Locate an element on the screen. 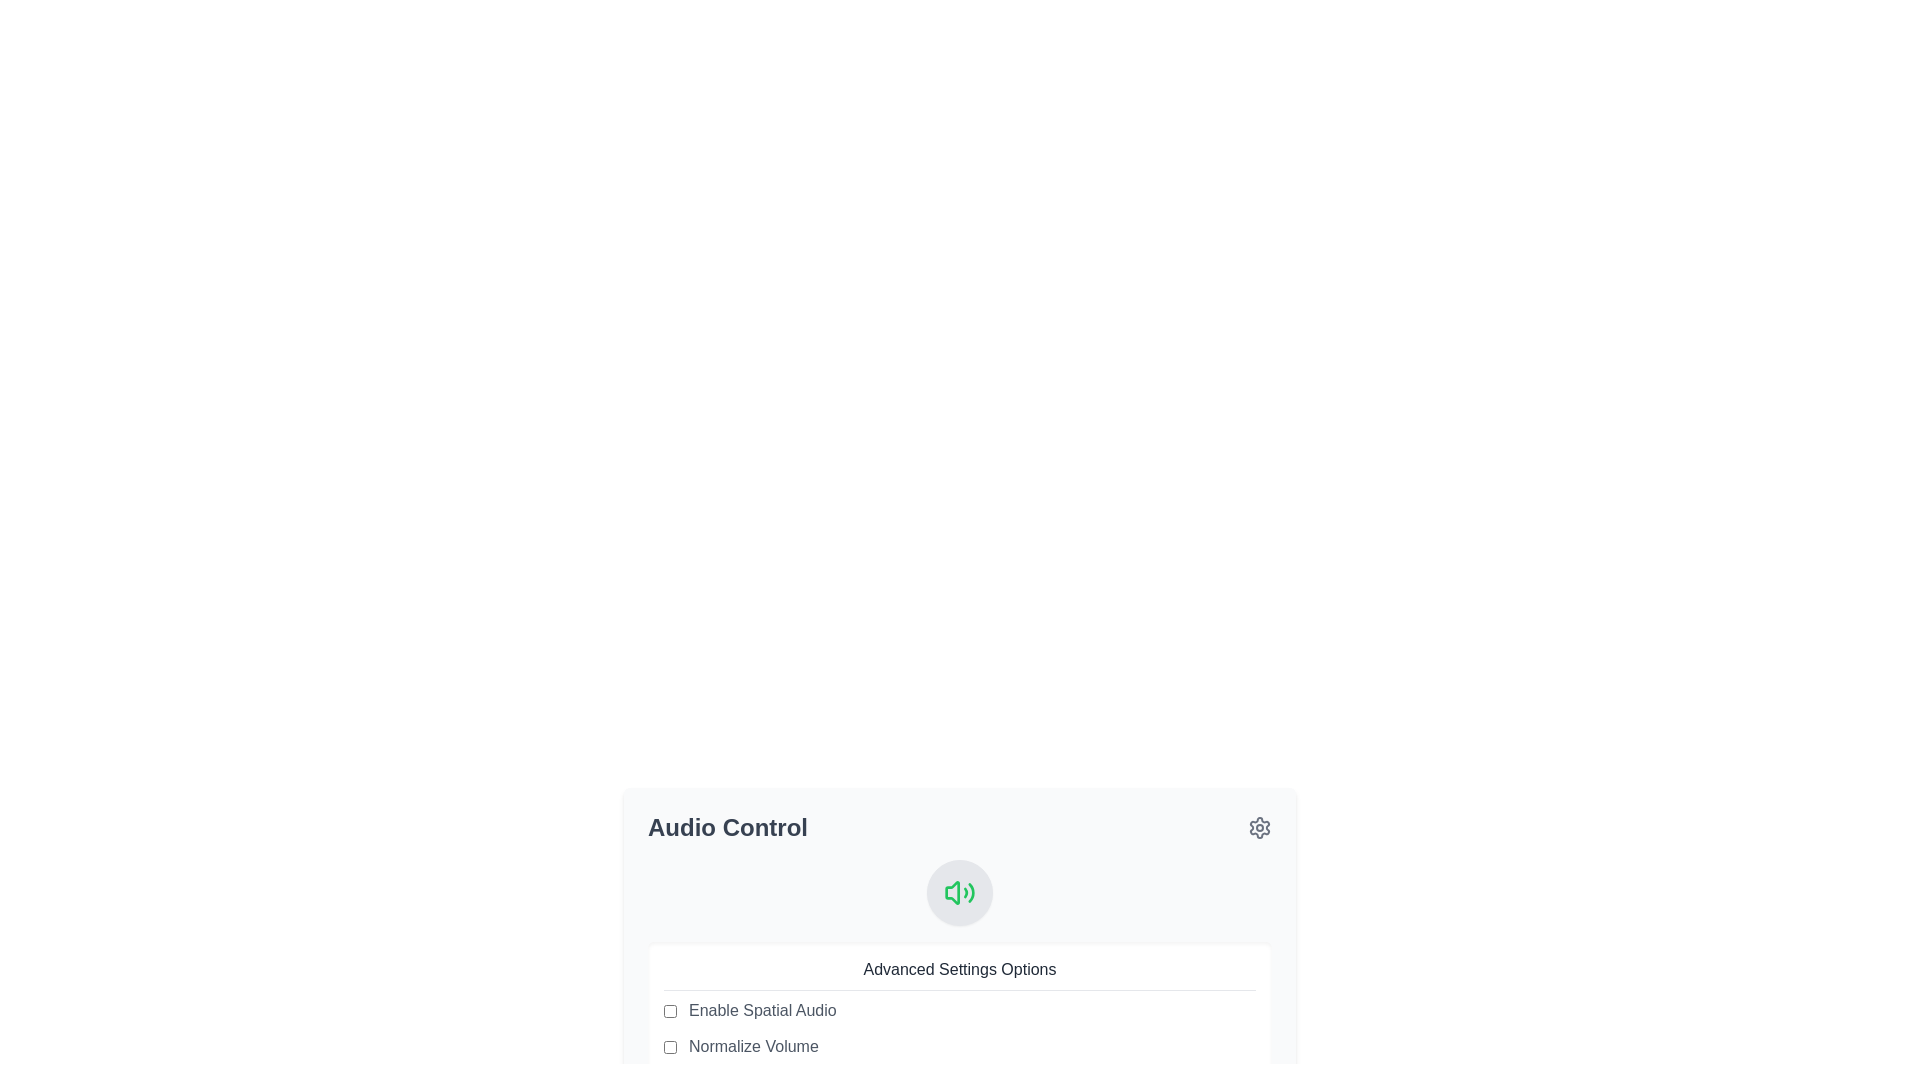 This screenshot has height=1080, width=1920. the text label displaying 'Enable Spatial Audio', which is styled with a gray font color and positioned next to a checkbox in the 'Advanced Settings Options' section is located at coordinates (761, 1010).